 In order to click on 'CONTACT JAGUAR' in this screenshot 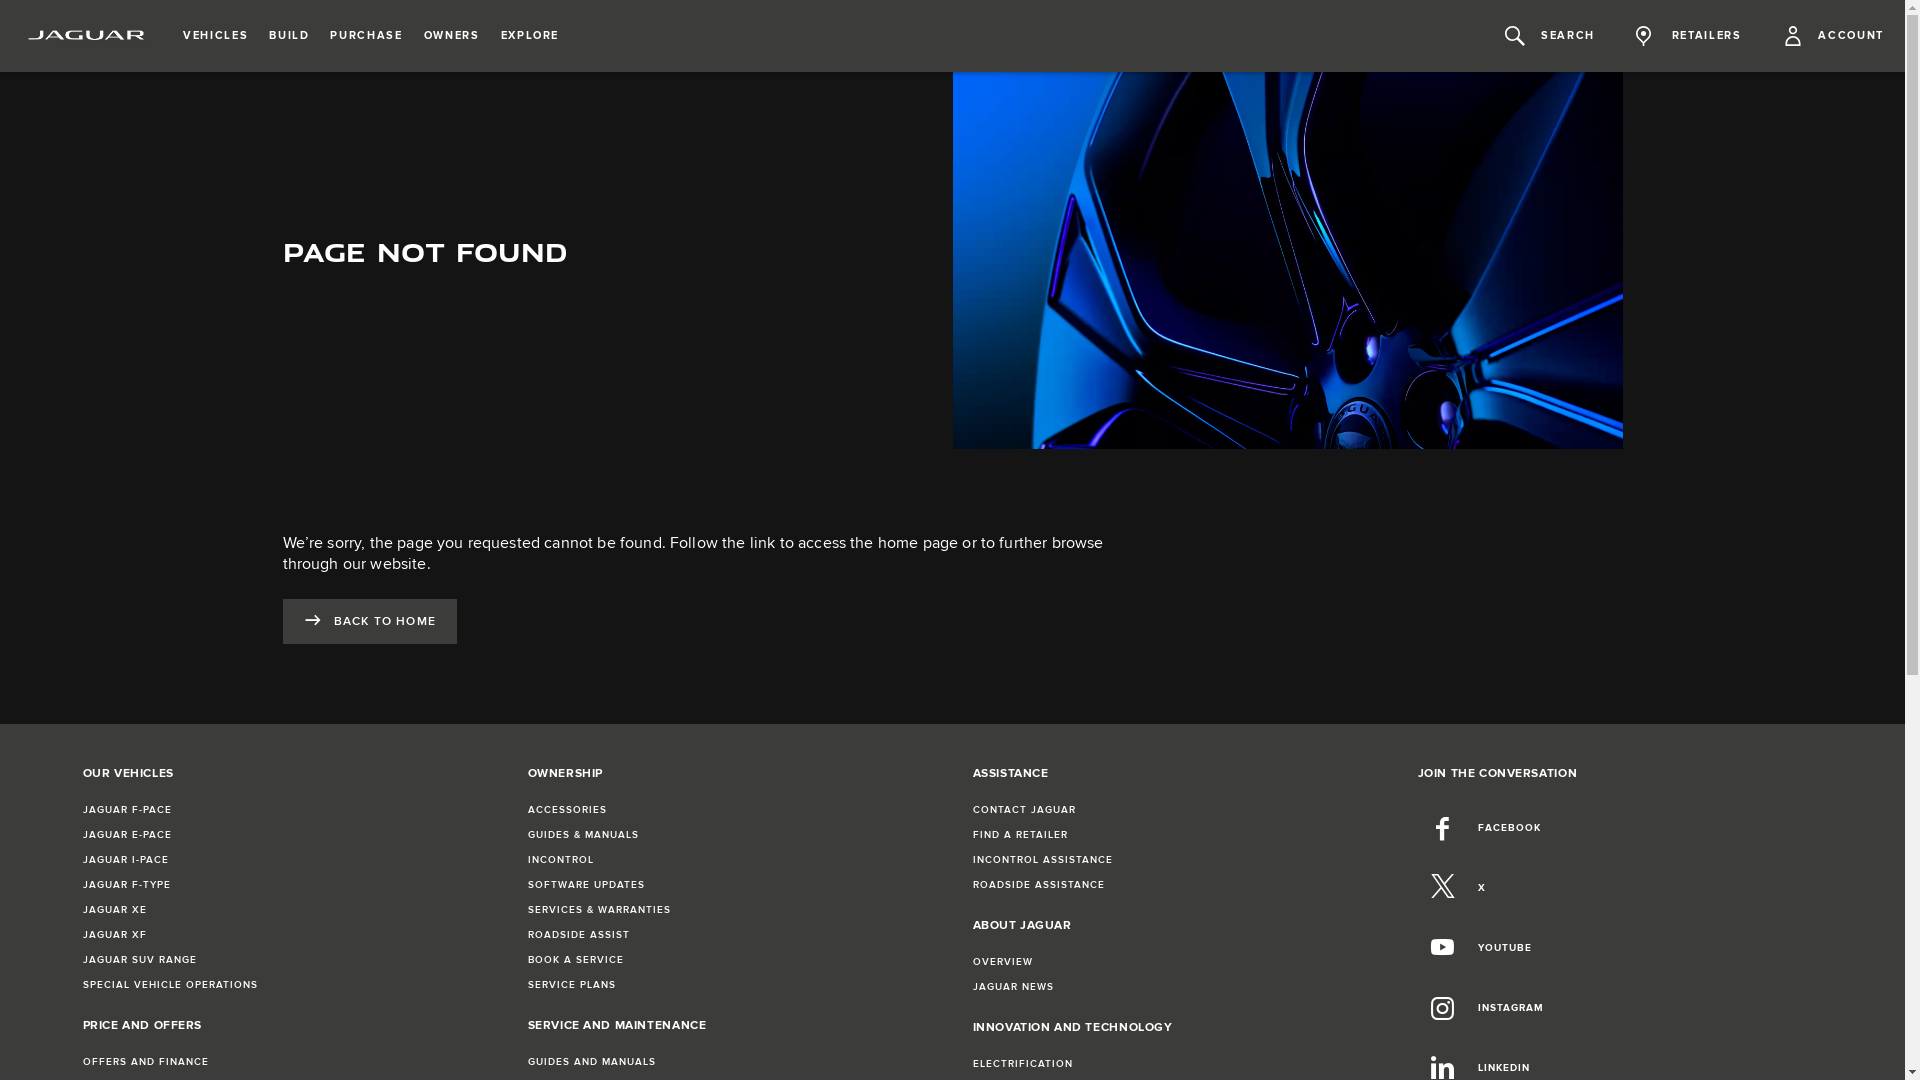, I will do `click(1023, 810)`.